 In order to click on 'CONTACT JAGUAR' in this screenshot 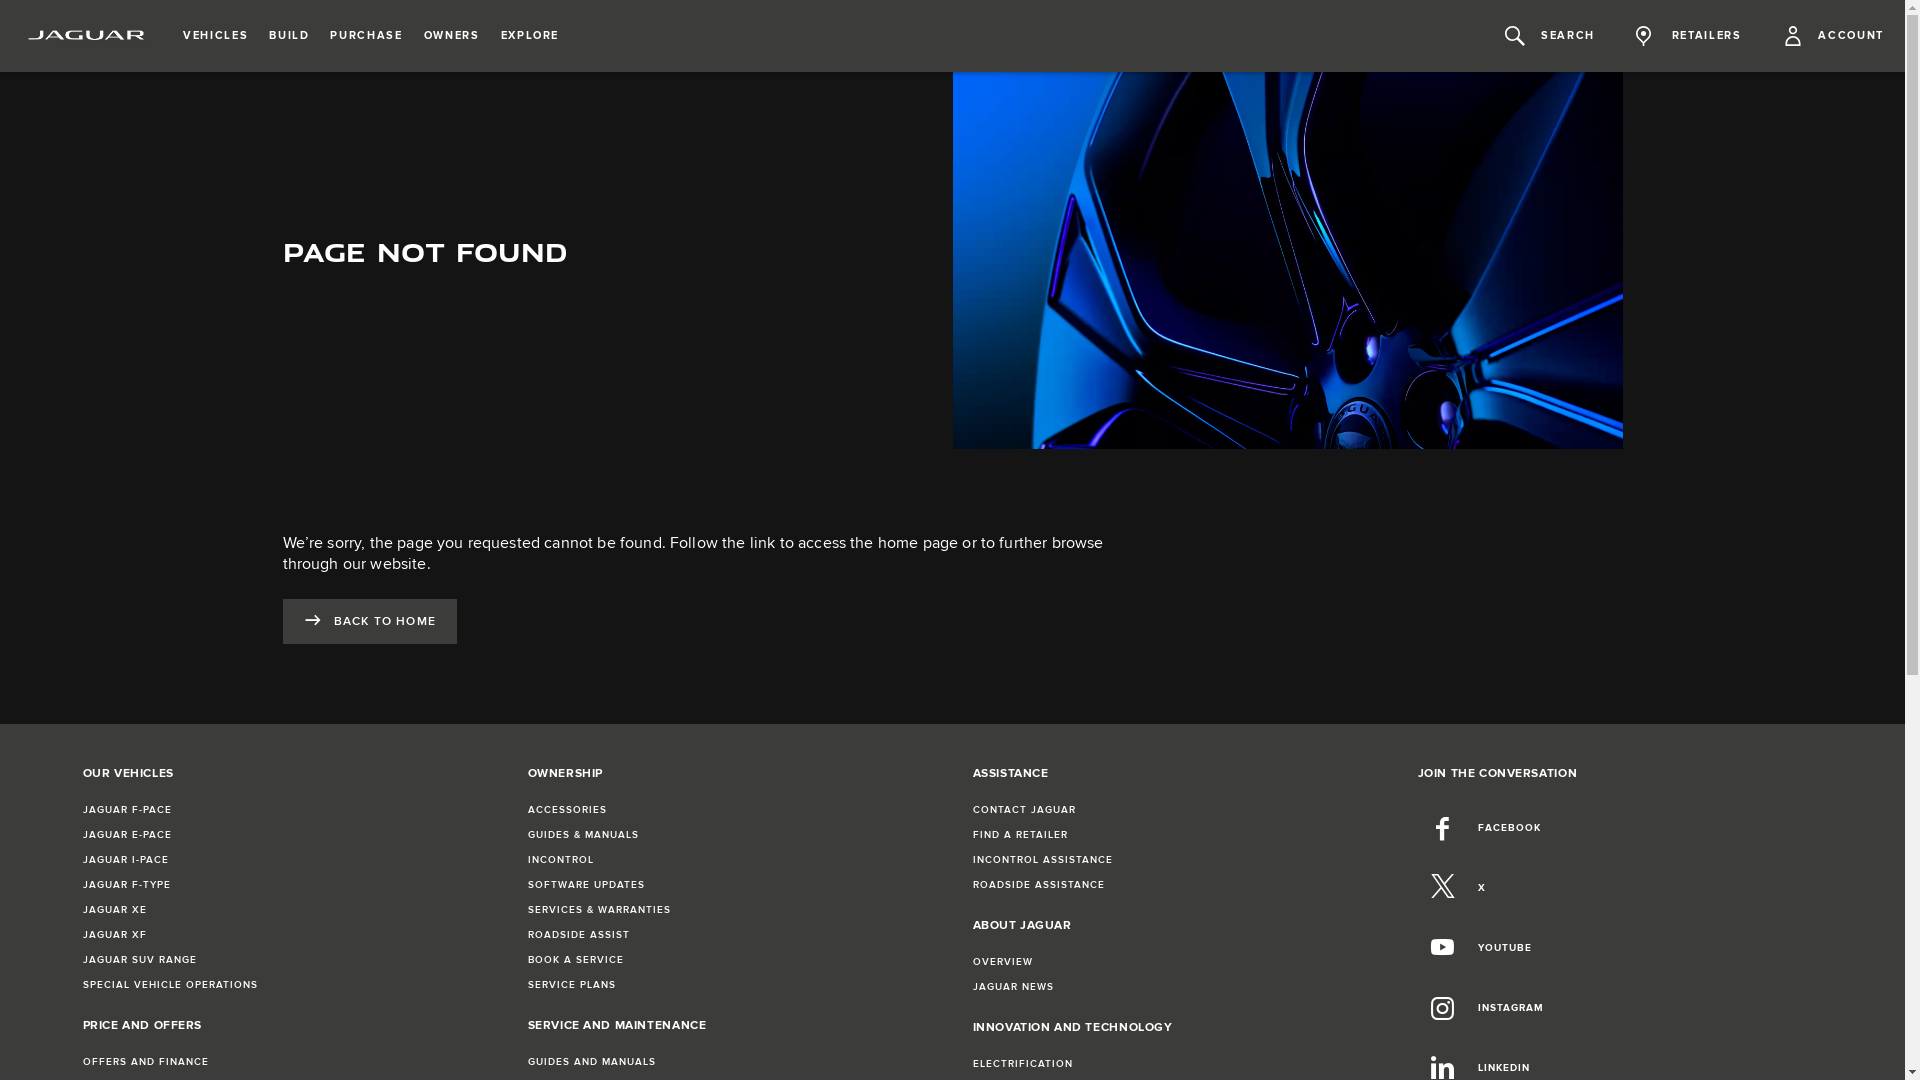, I will do `click(1023, 810)`.